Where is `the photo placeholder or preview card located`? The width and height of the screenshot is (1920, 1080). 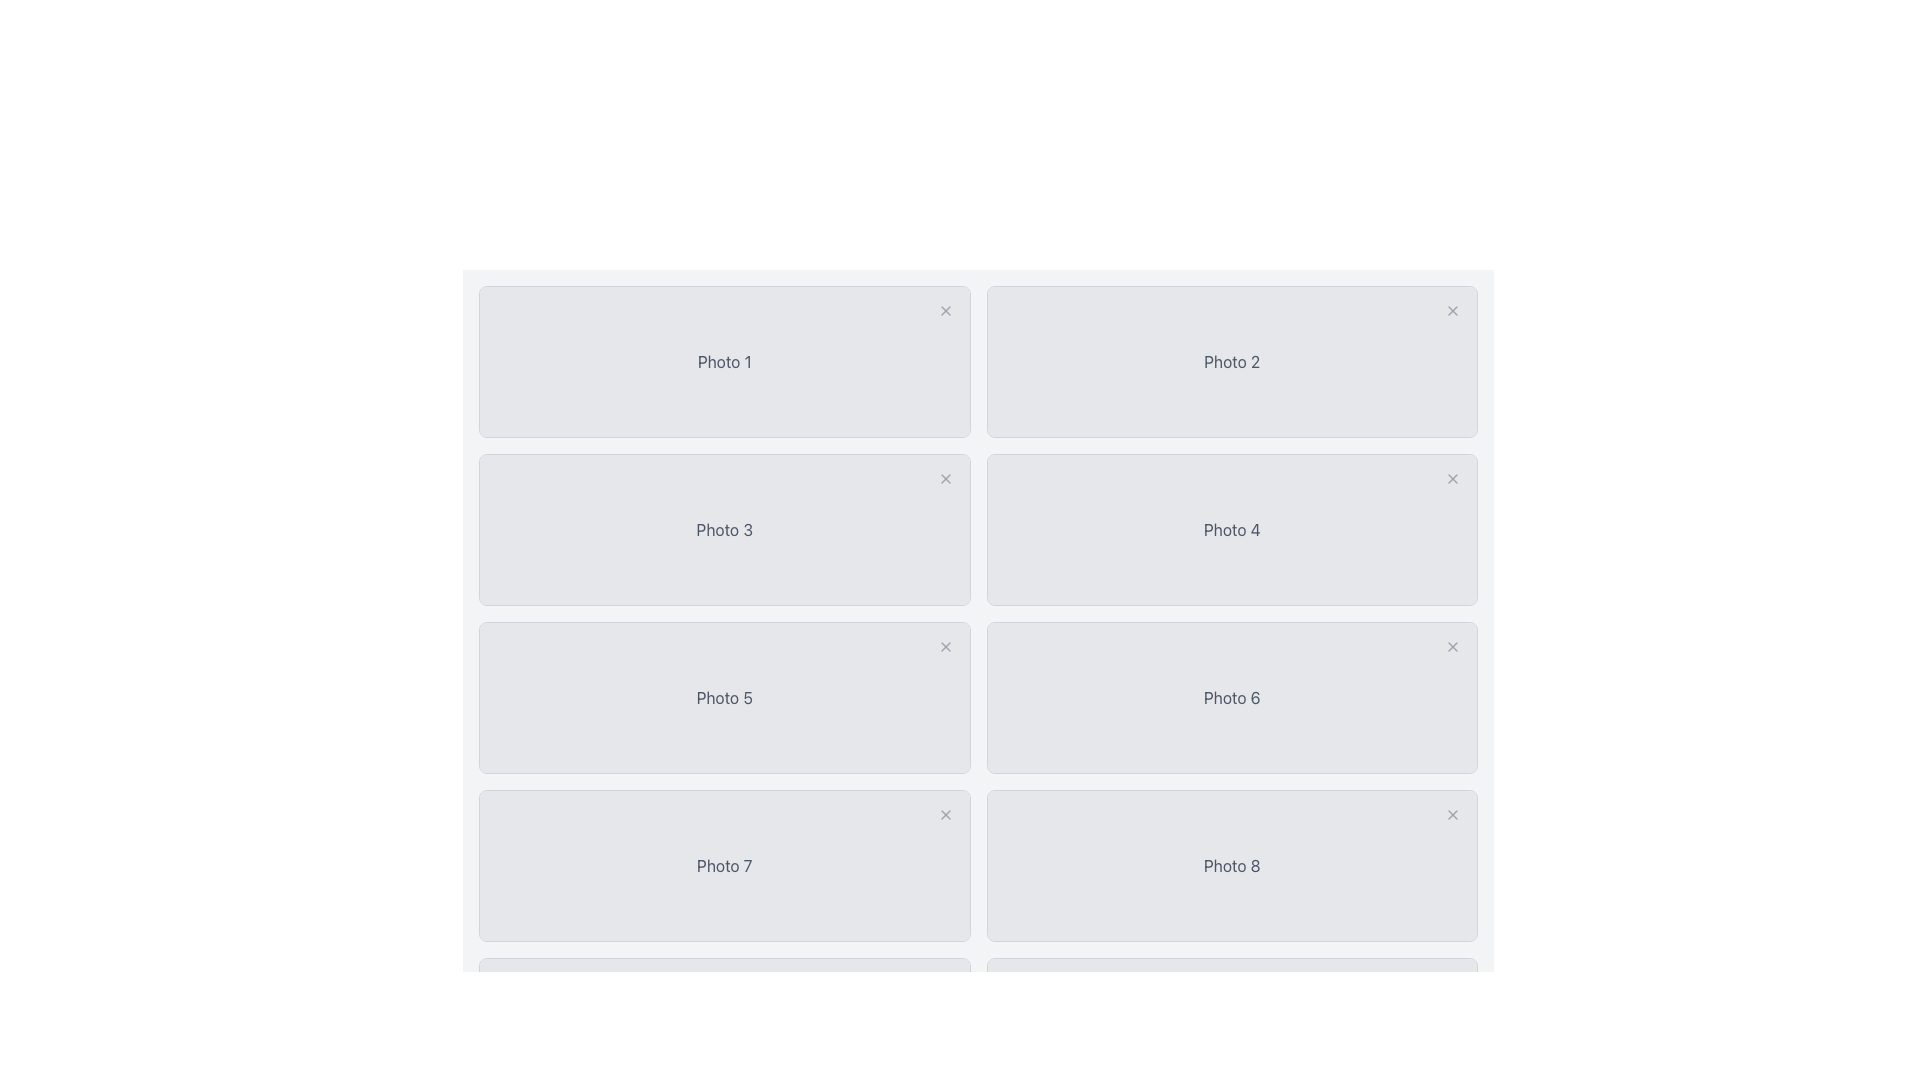 the photo placeholder or preview card located is located at coordinates (723, 528).